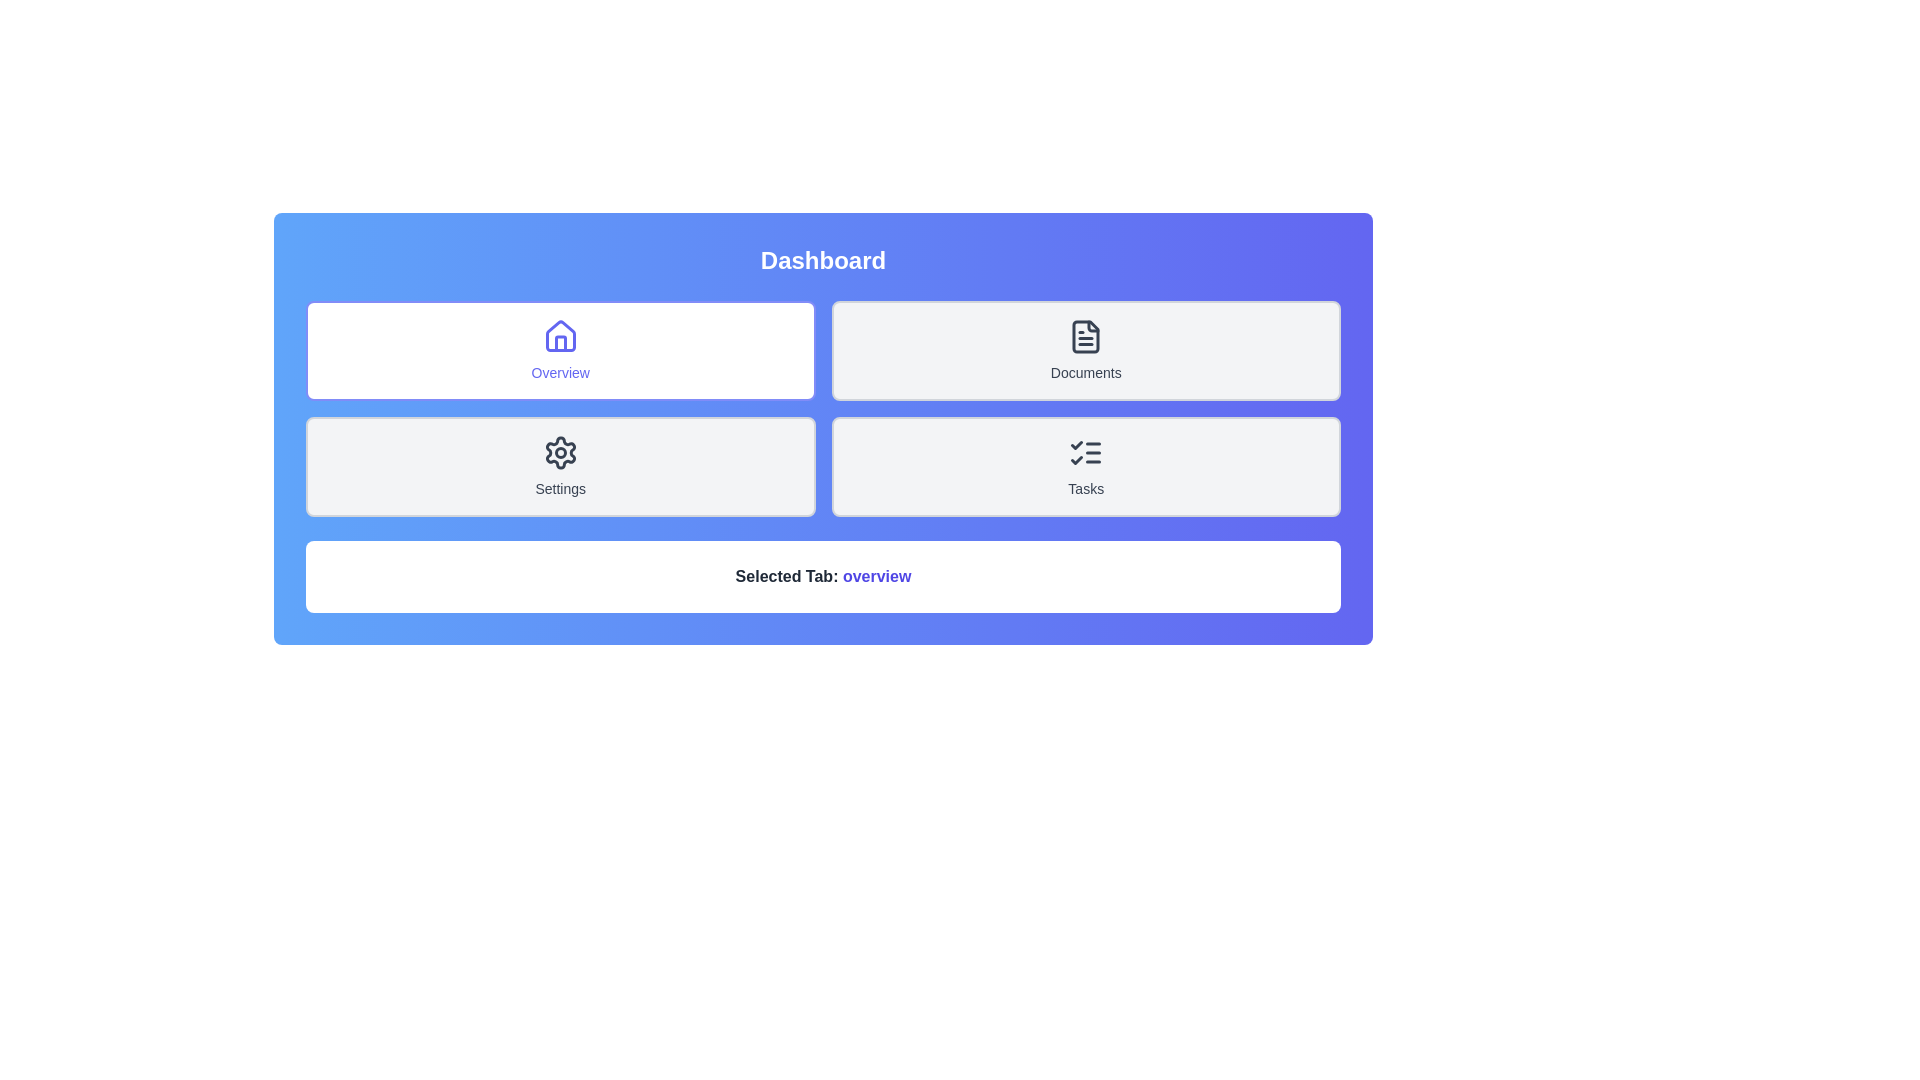 The image size is (1920, 1080). What do you see at coordinates (1085, 335) in the screenshot?
I see `the file icon representing a document, which is located within the 'Documents' button in the upper row of the grid interface` at bounding box center [1085, 335].